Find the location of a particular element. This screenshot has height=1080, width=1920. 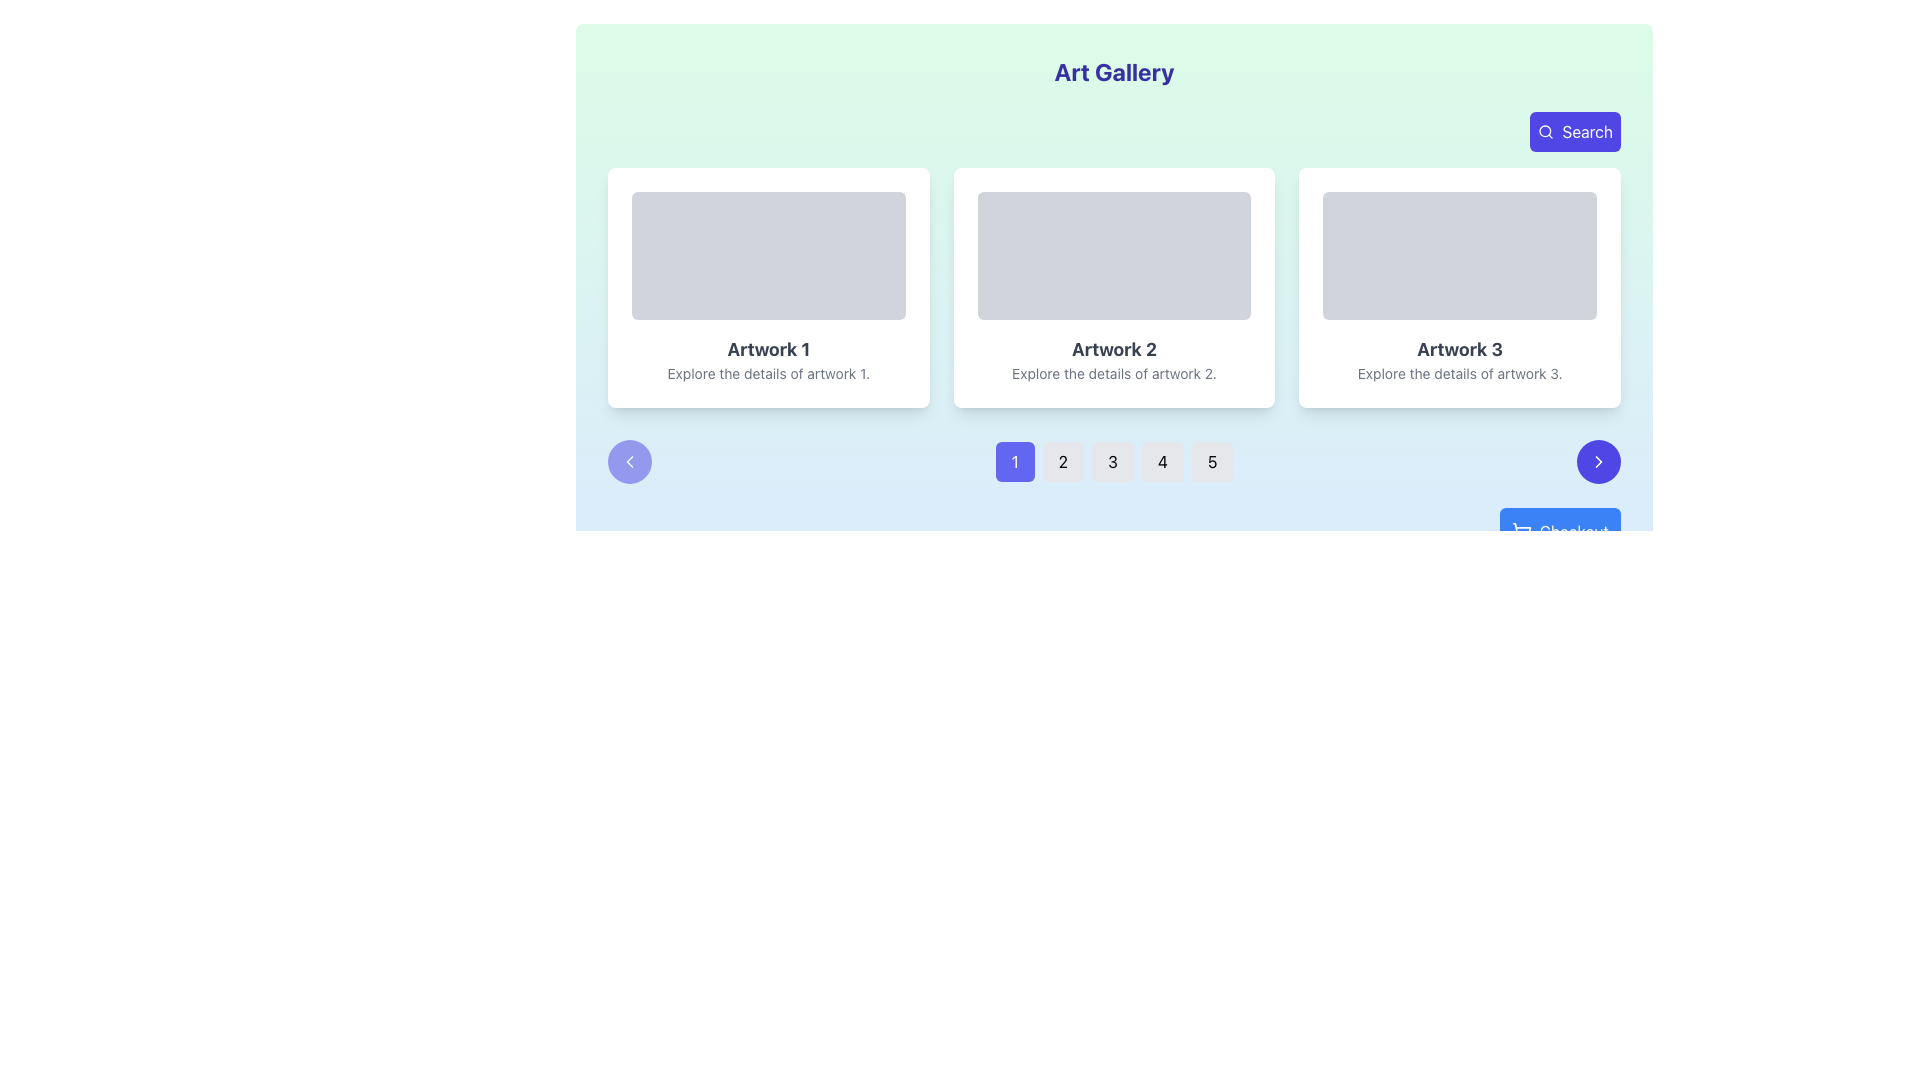

the rectangular button with rounded corners, light gray background, and the numeral '2' in bold is located at coordinates (1062, 462).